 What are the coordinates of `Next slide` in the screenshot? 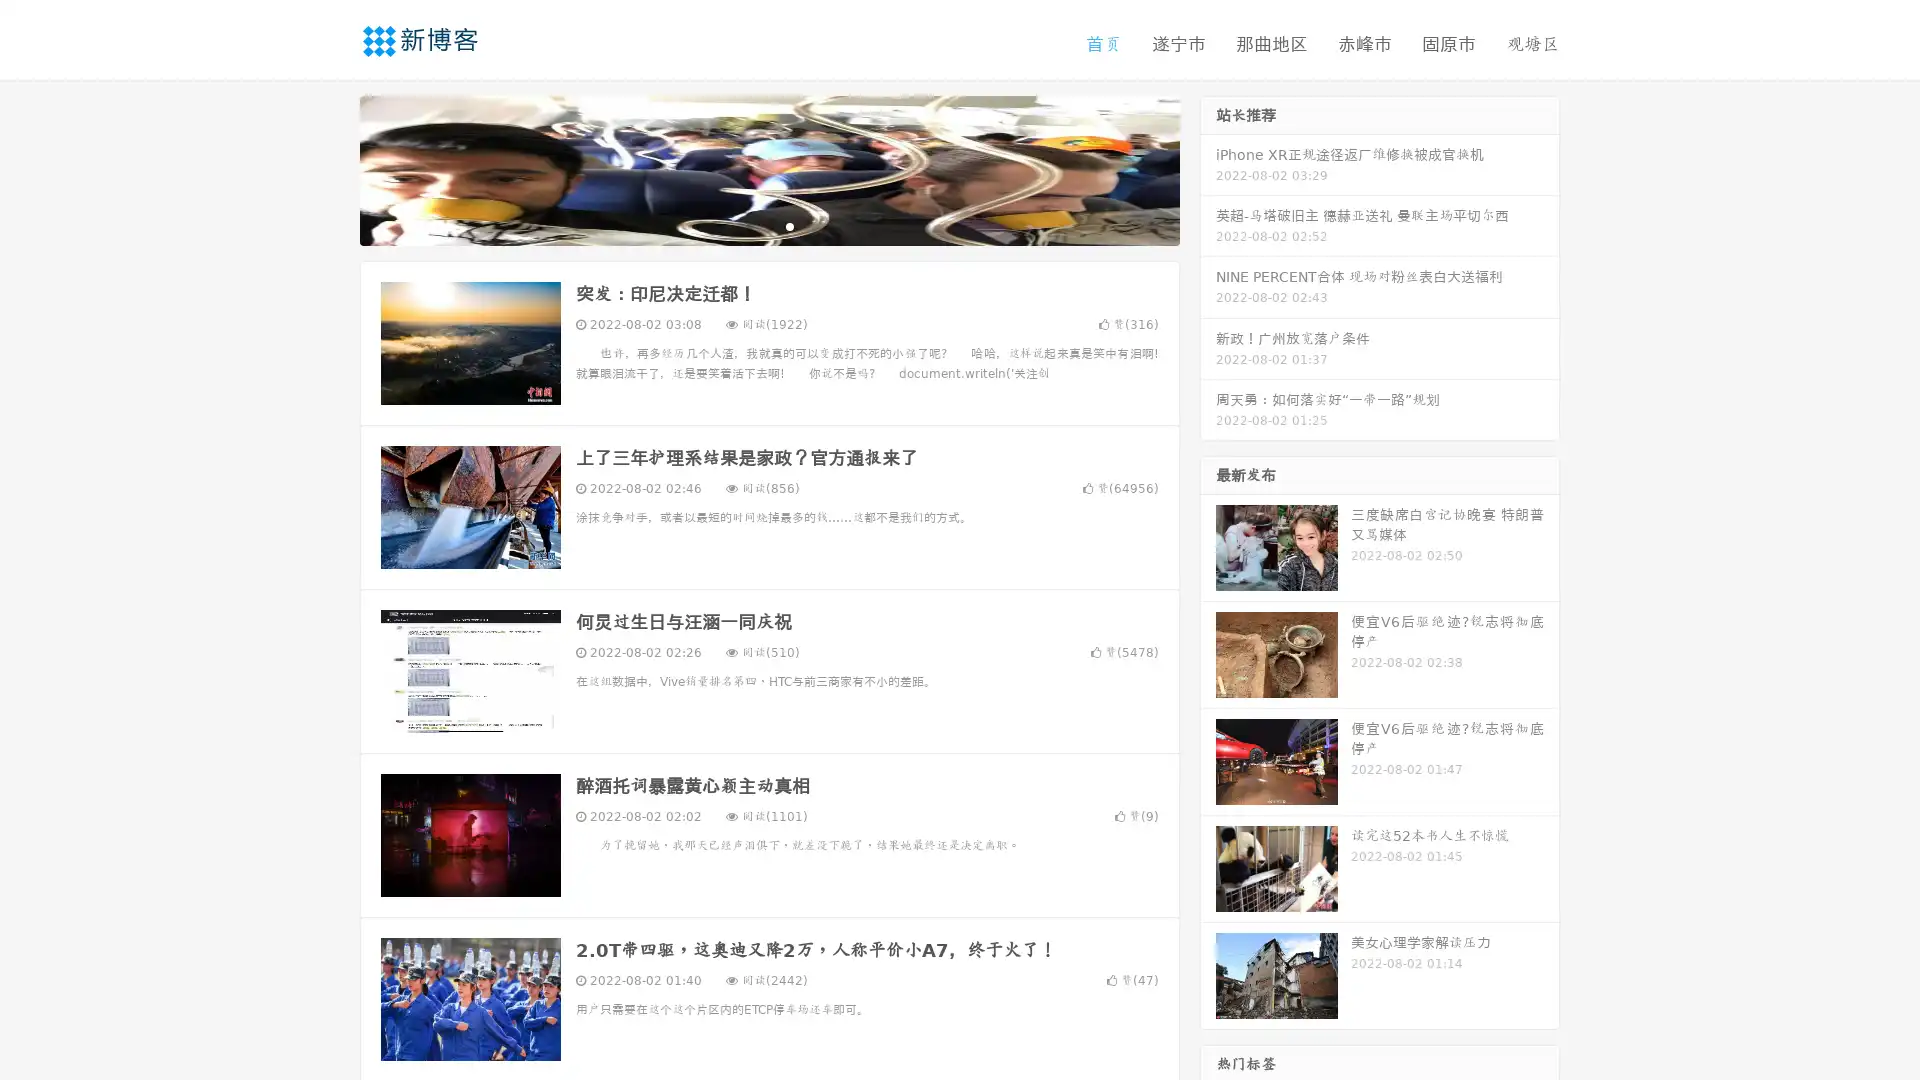 It's located at (1208, 168).